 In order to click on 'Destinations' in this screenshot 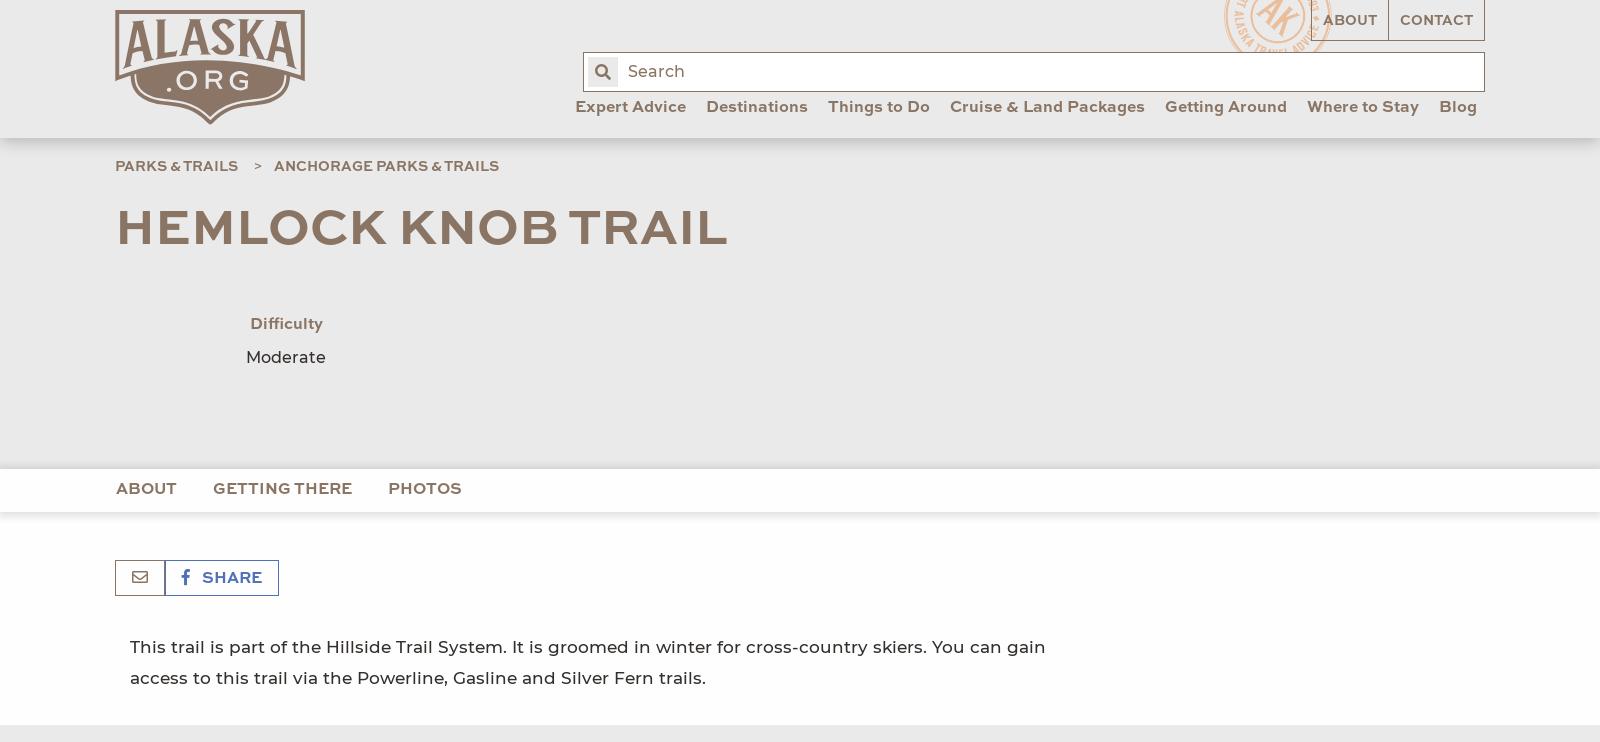, I will do `click(756, 107)`.